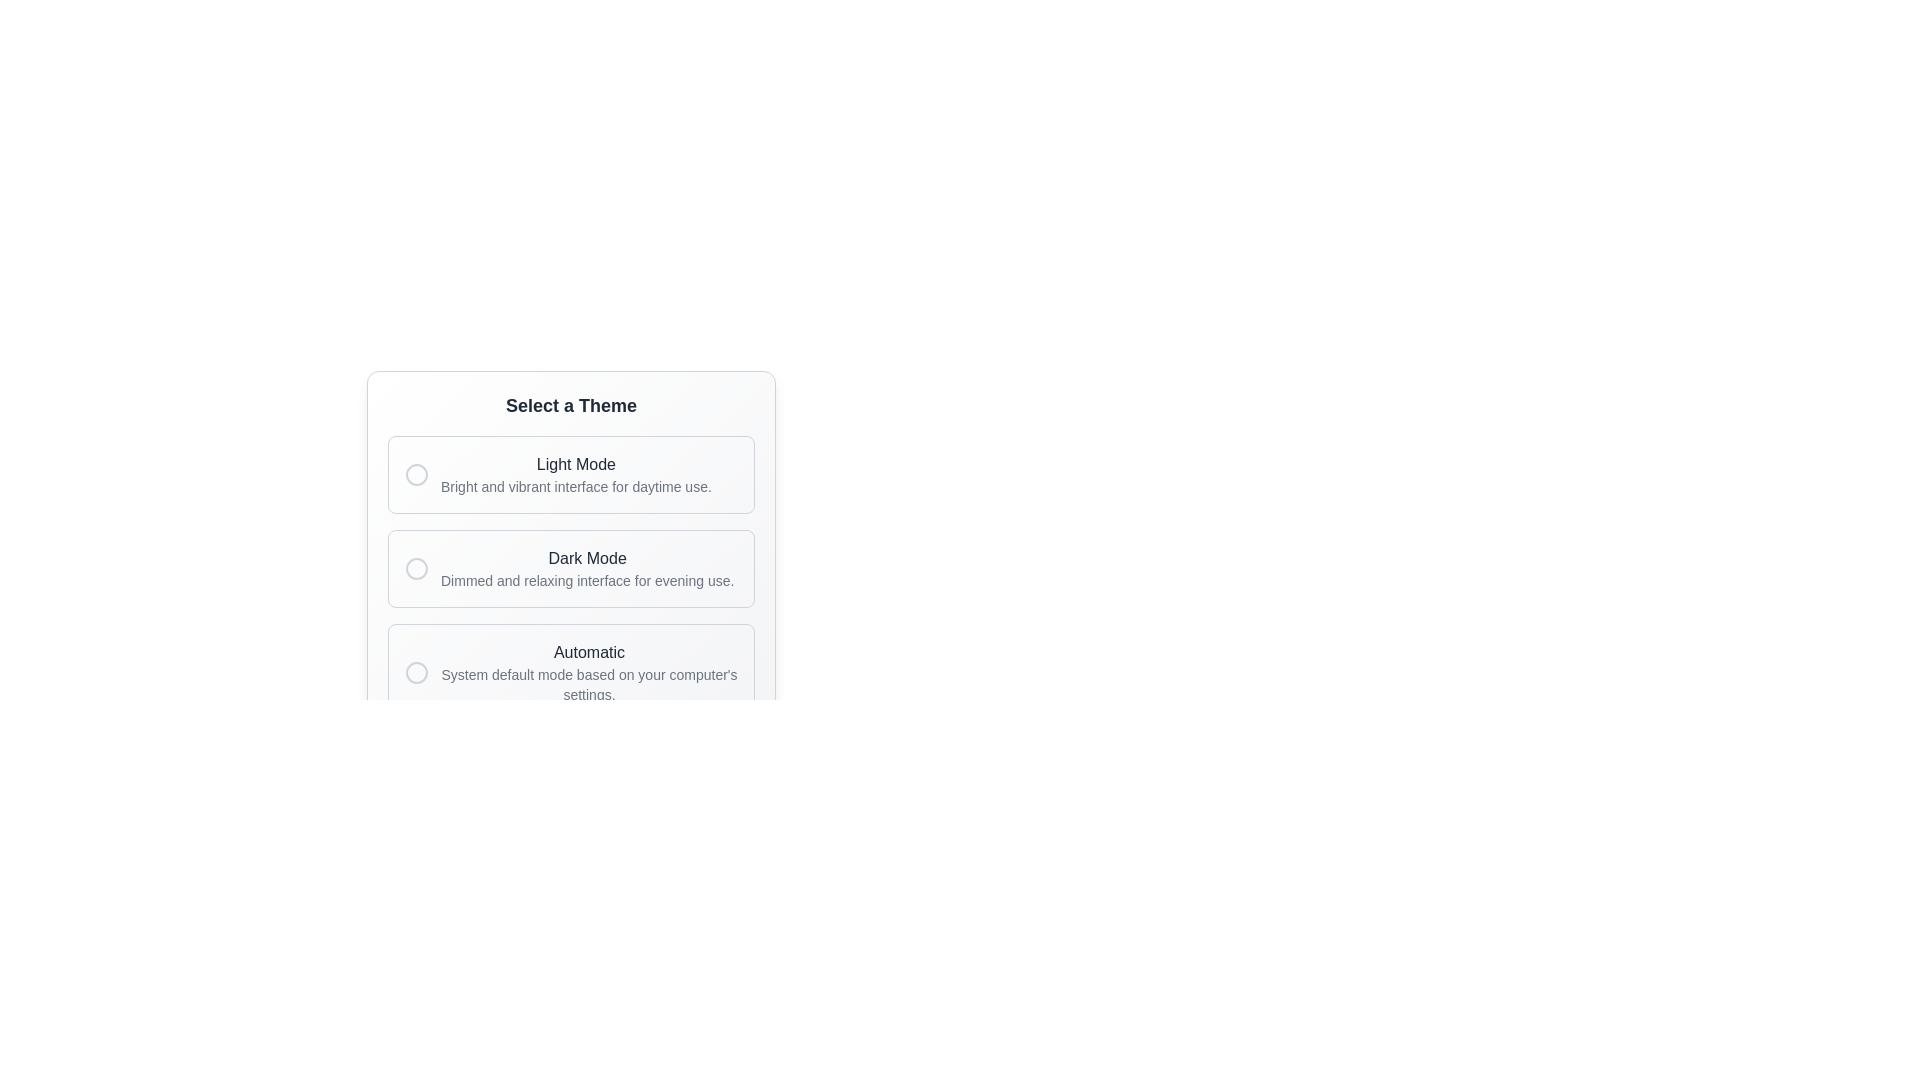 The width and height of the screenshot is (1920, 1080). What do you see at coordinates (416, 569) in the screenshot?
I see `circular icon used for adjusting settings related to the 'Dark Mode' theme in the 'Select a Theme' interface by clicking on it` at bounding box center [416, 569].